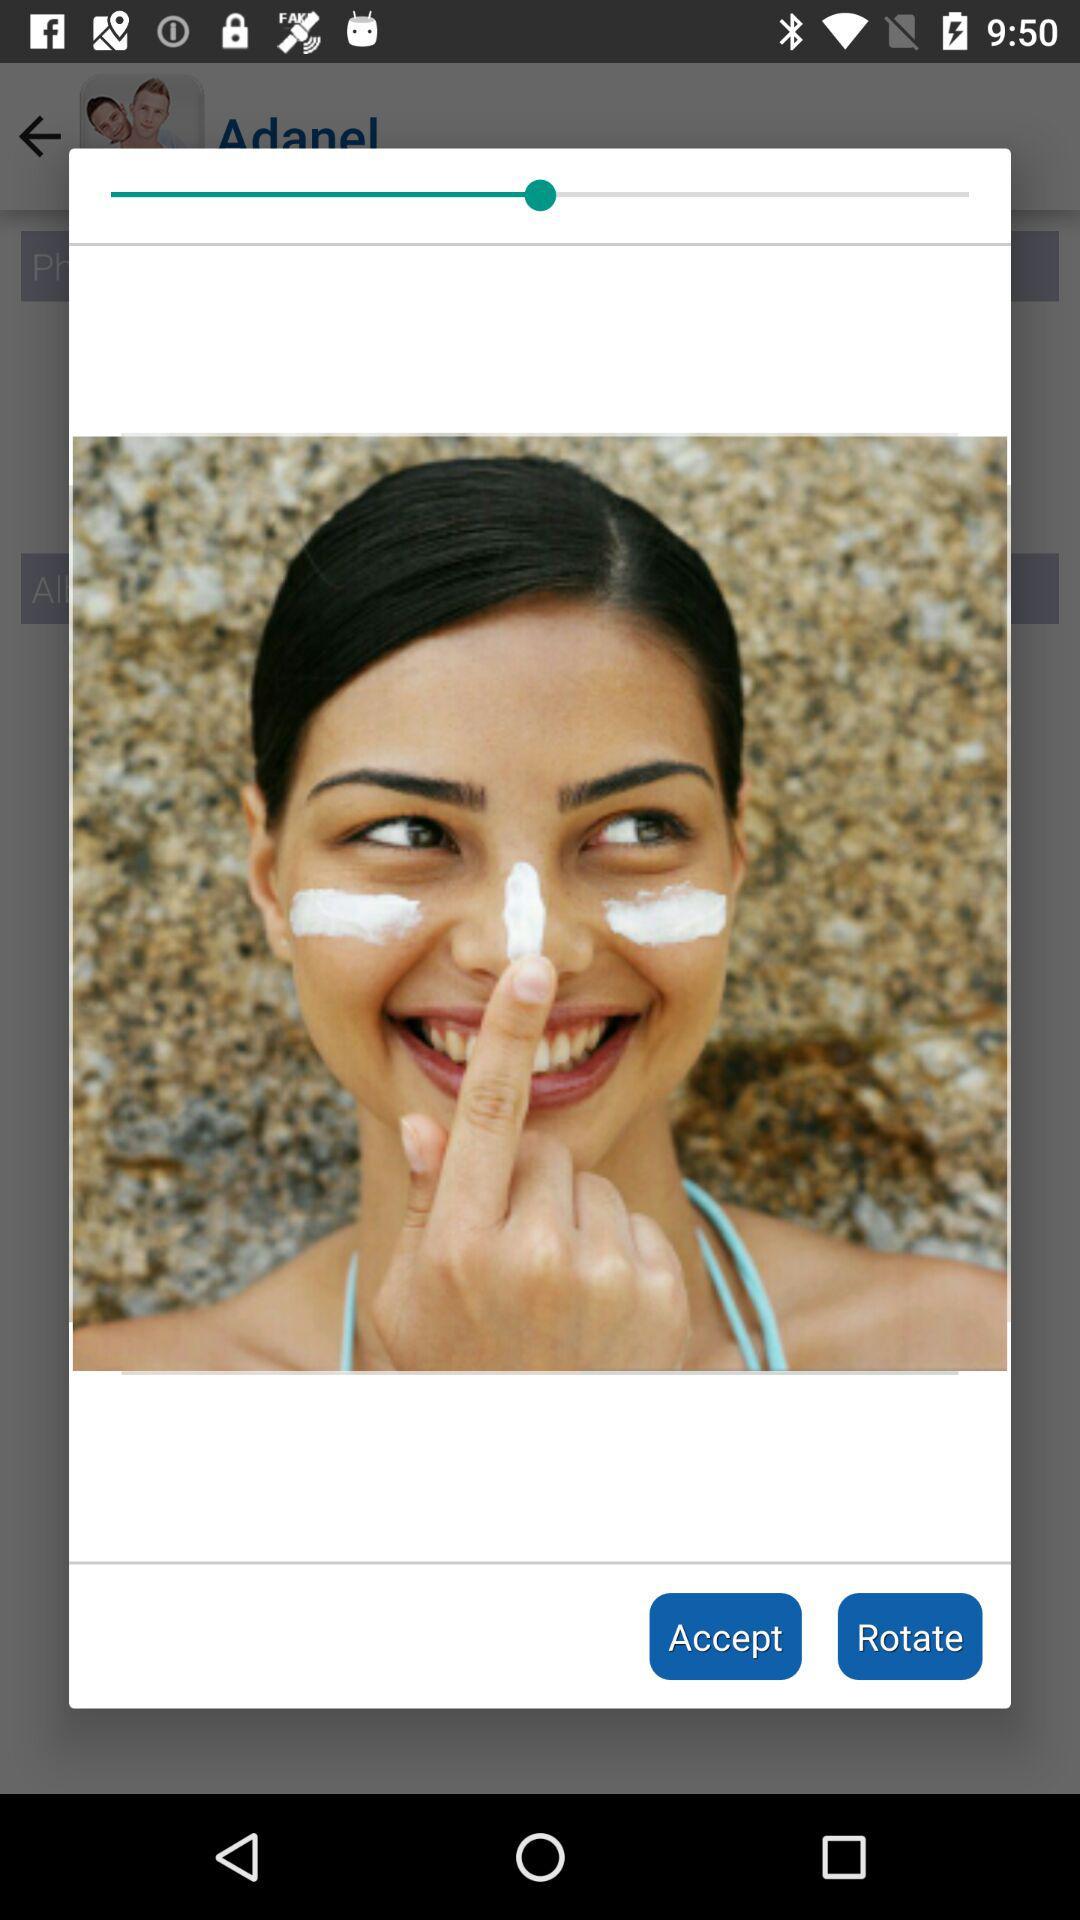 Image resolution: width=1080 pixels, height=1920 pixels. What do you see at coordinates (910, 1636) in the screenshot?
I see `the item to the right of the accept item` at bounding box center [910, 1636].